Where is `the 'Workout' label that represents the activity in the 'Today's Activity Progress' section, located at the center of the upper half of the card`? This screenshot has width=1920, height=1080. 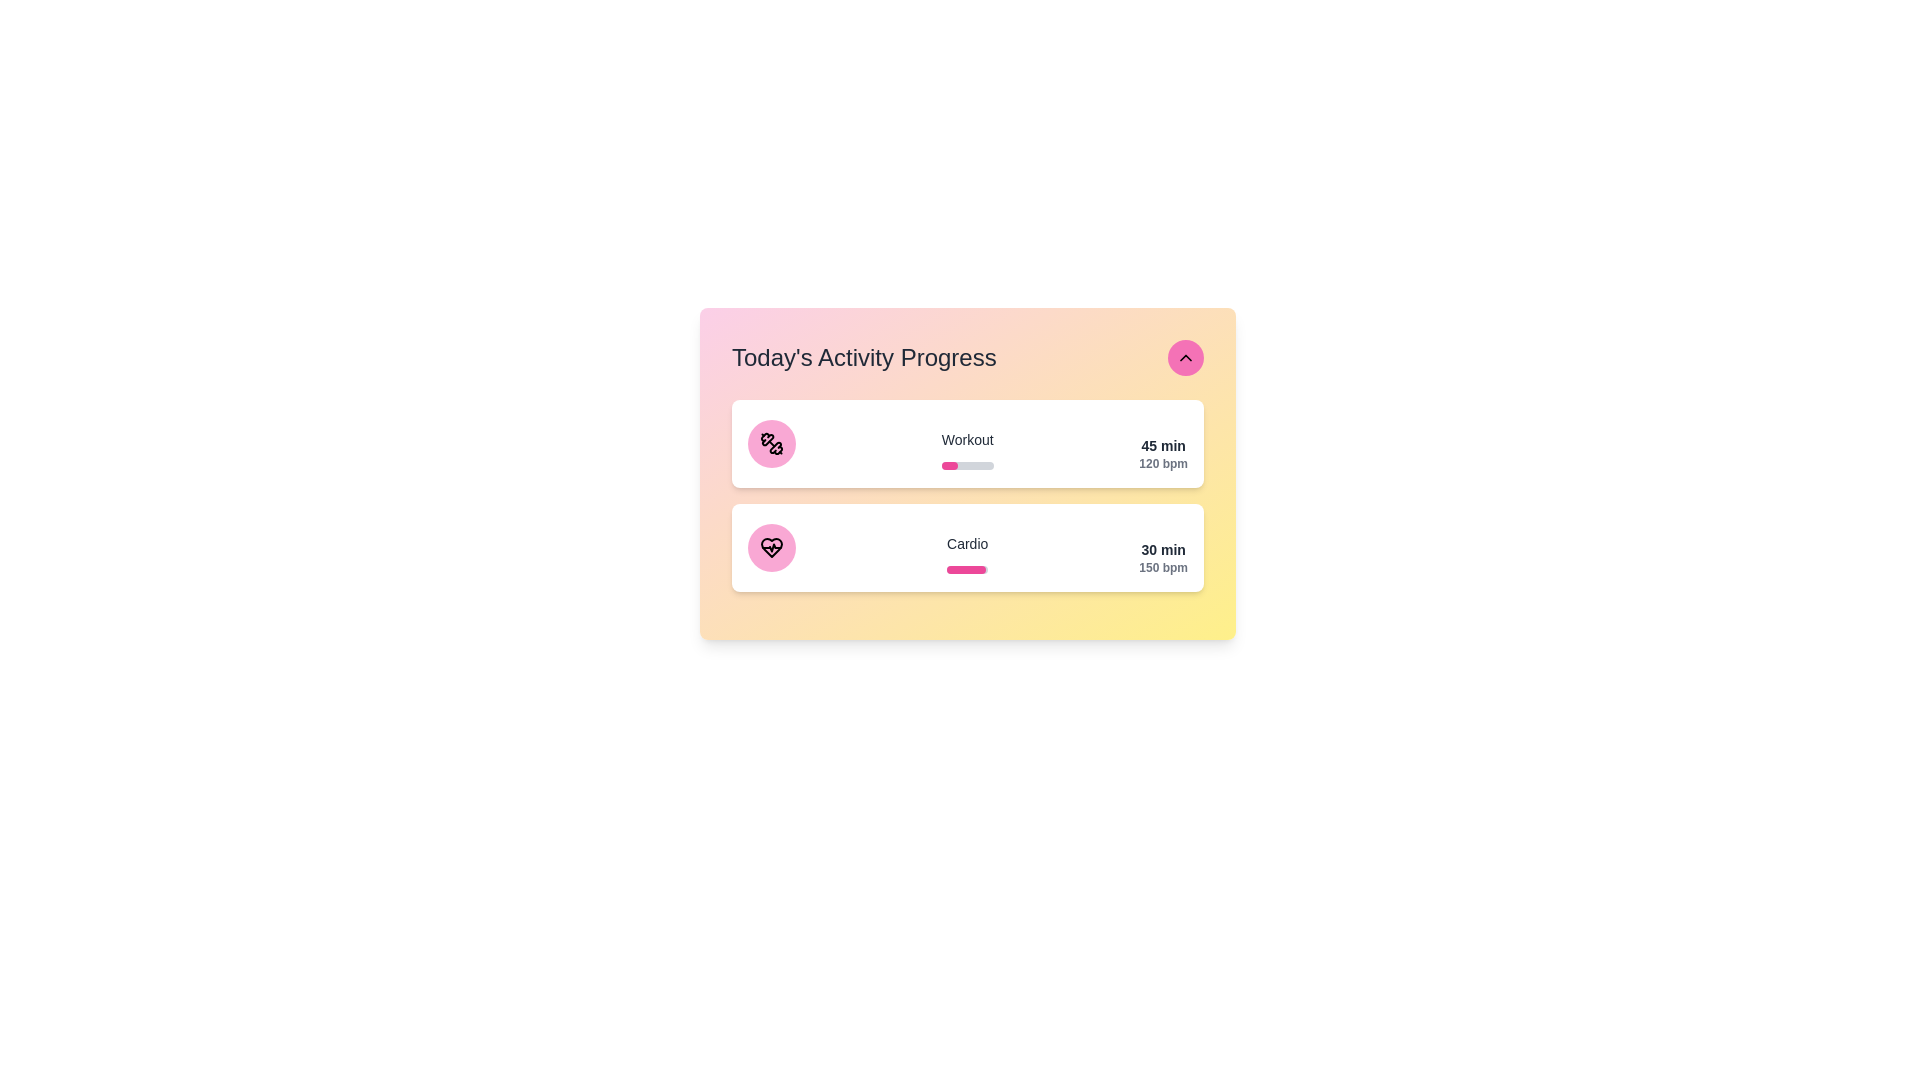 the 'Workout' label that represents the activity in the 'Today's Activity Progress' section, located at the center of the upper half of the card is located at coordinates (967, 450).